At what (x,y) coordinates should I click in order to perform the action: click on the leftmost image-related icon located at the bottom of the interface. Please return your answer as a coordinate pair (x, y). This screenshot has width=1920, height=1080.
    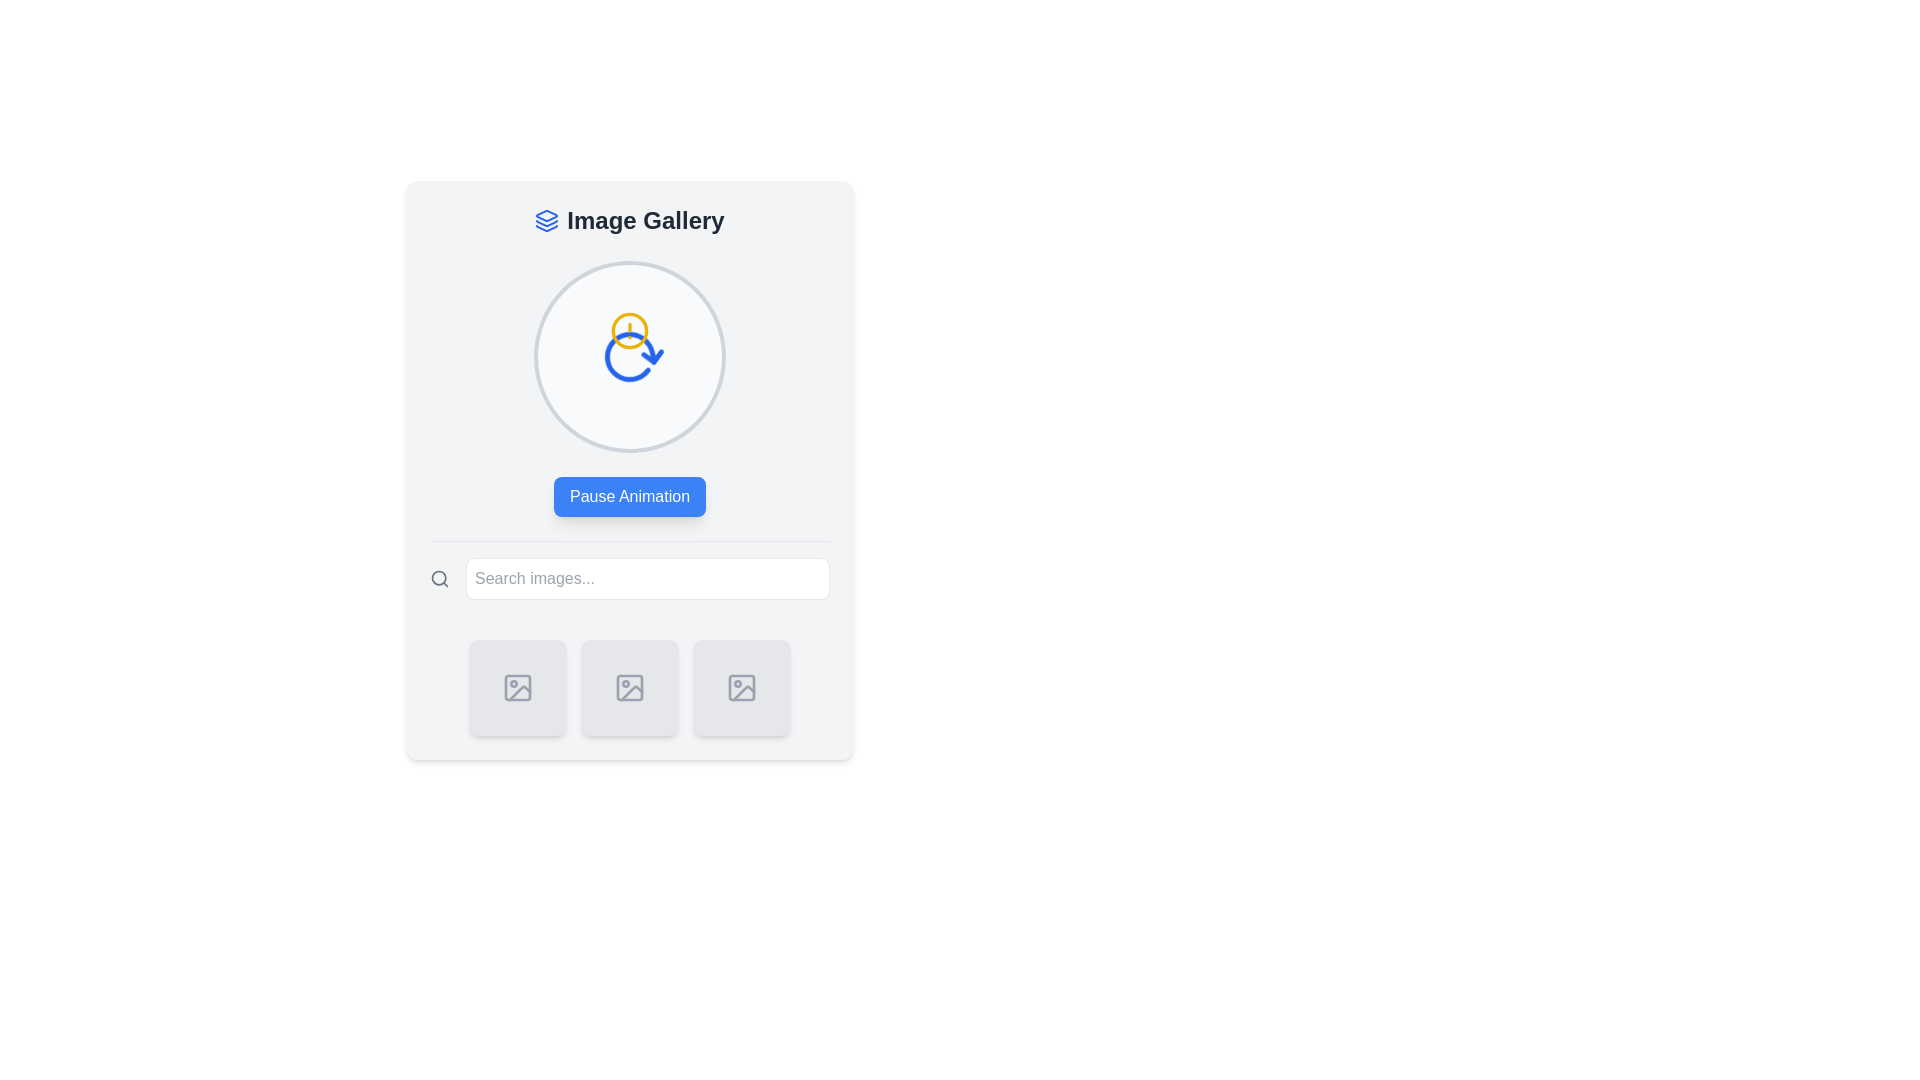
    Looking at the image, I should click on (518, 686).